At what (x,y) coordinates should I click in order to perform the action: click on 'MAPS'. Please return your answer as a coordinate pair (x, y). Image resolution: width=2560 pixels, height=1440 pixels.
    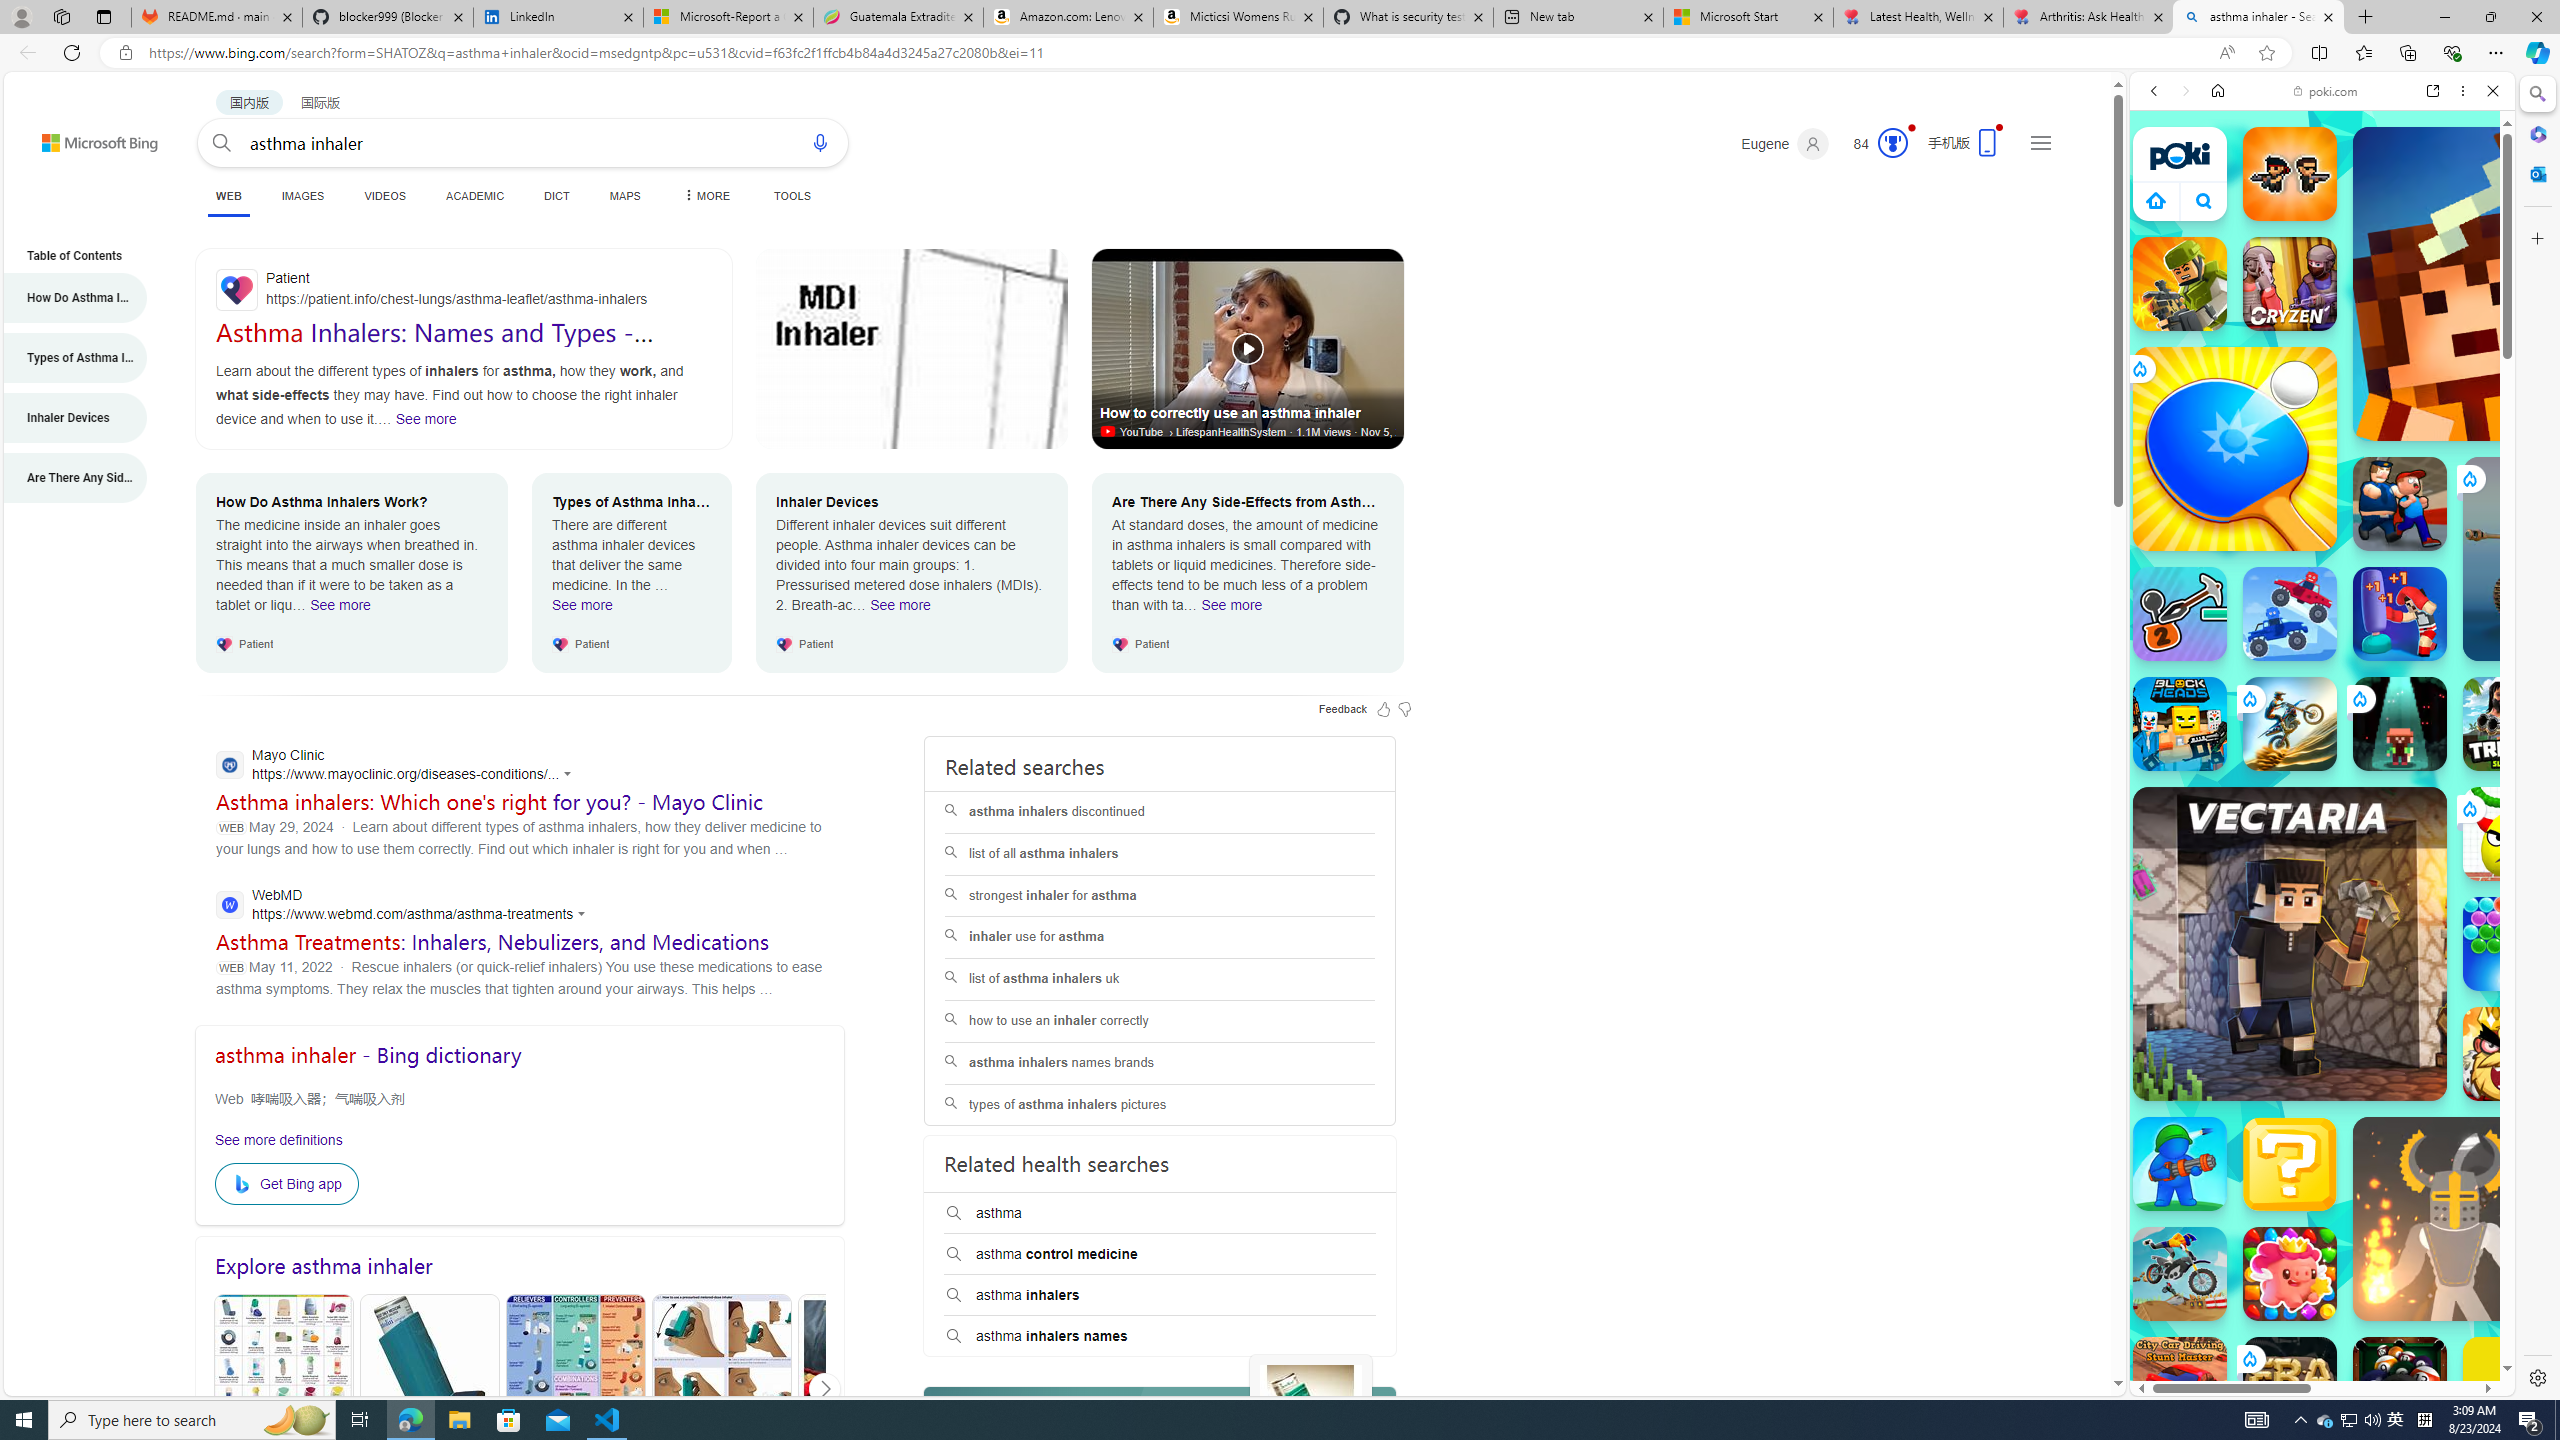
    Looking at the image, I should click on (624, 195).